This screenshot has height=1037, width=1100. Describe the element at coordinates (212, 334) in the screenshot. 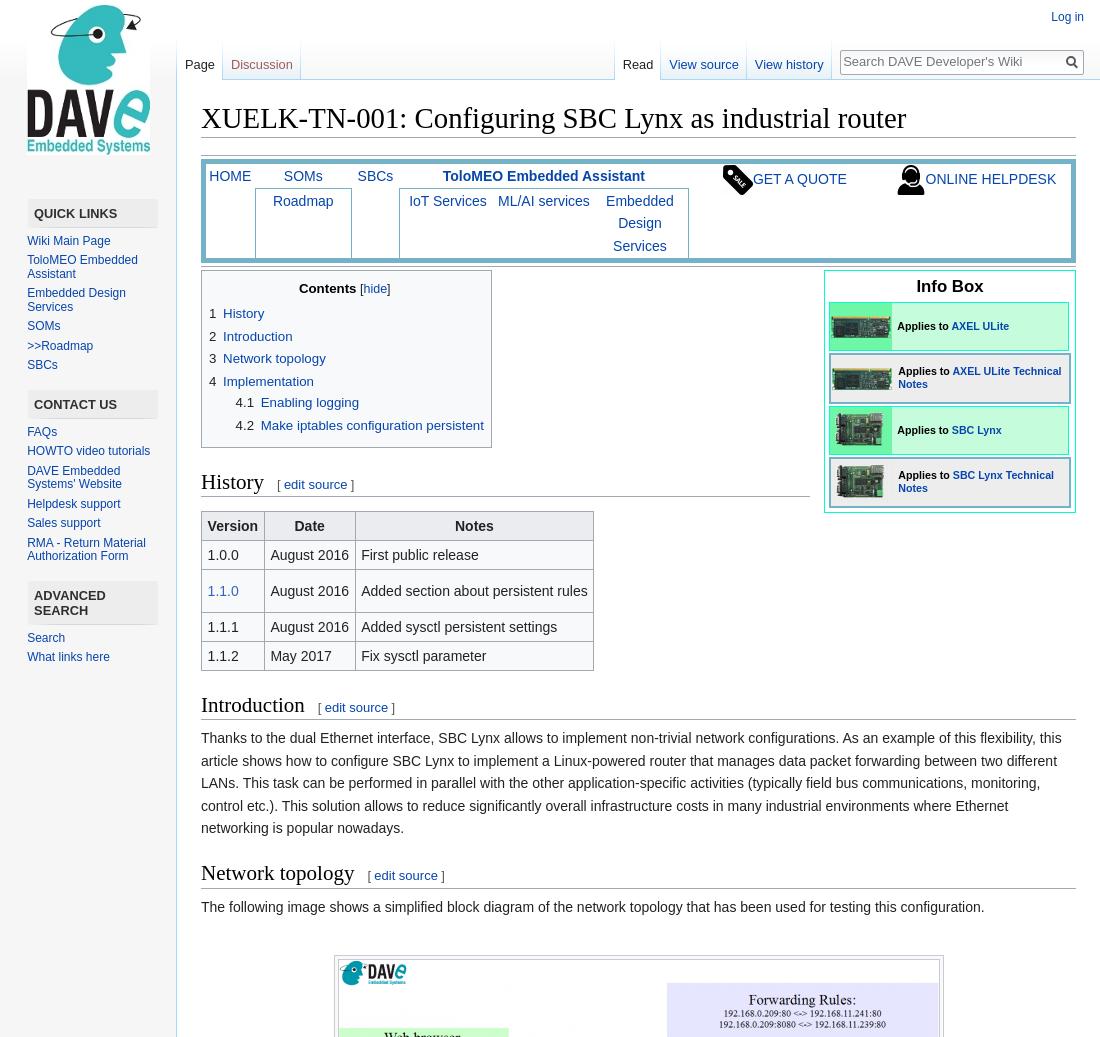

I see `'2'` at that location.